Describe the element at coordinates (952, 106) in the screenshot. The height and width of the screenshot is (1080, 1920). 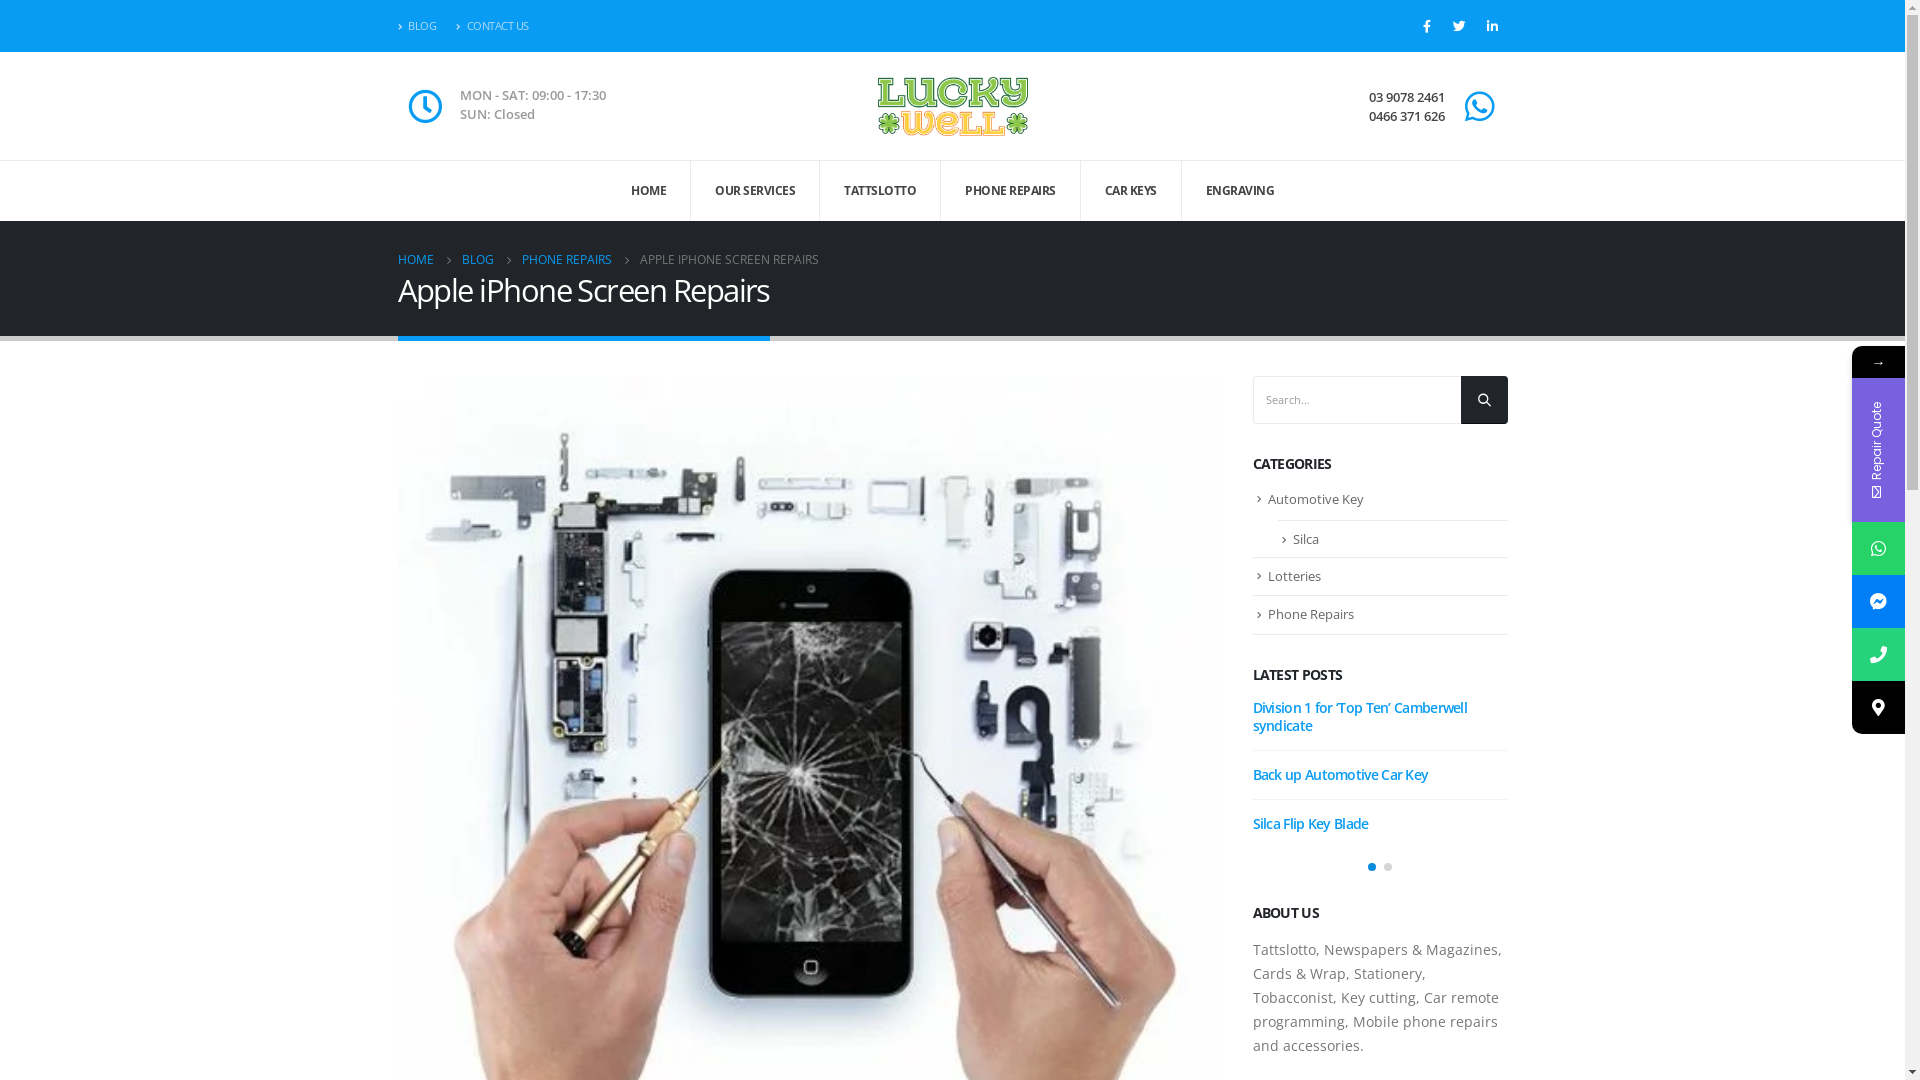
I see `'Lucky Well - 34 Division 1 Winners'` at that location.